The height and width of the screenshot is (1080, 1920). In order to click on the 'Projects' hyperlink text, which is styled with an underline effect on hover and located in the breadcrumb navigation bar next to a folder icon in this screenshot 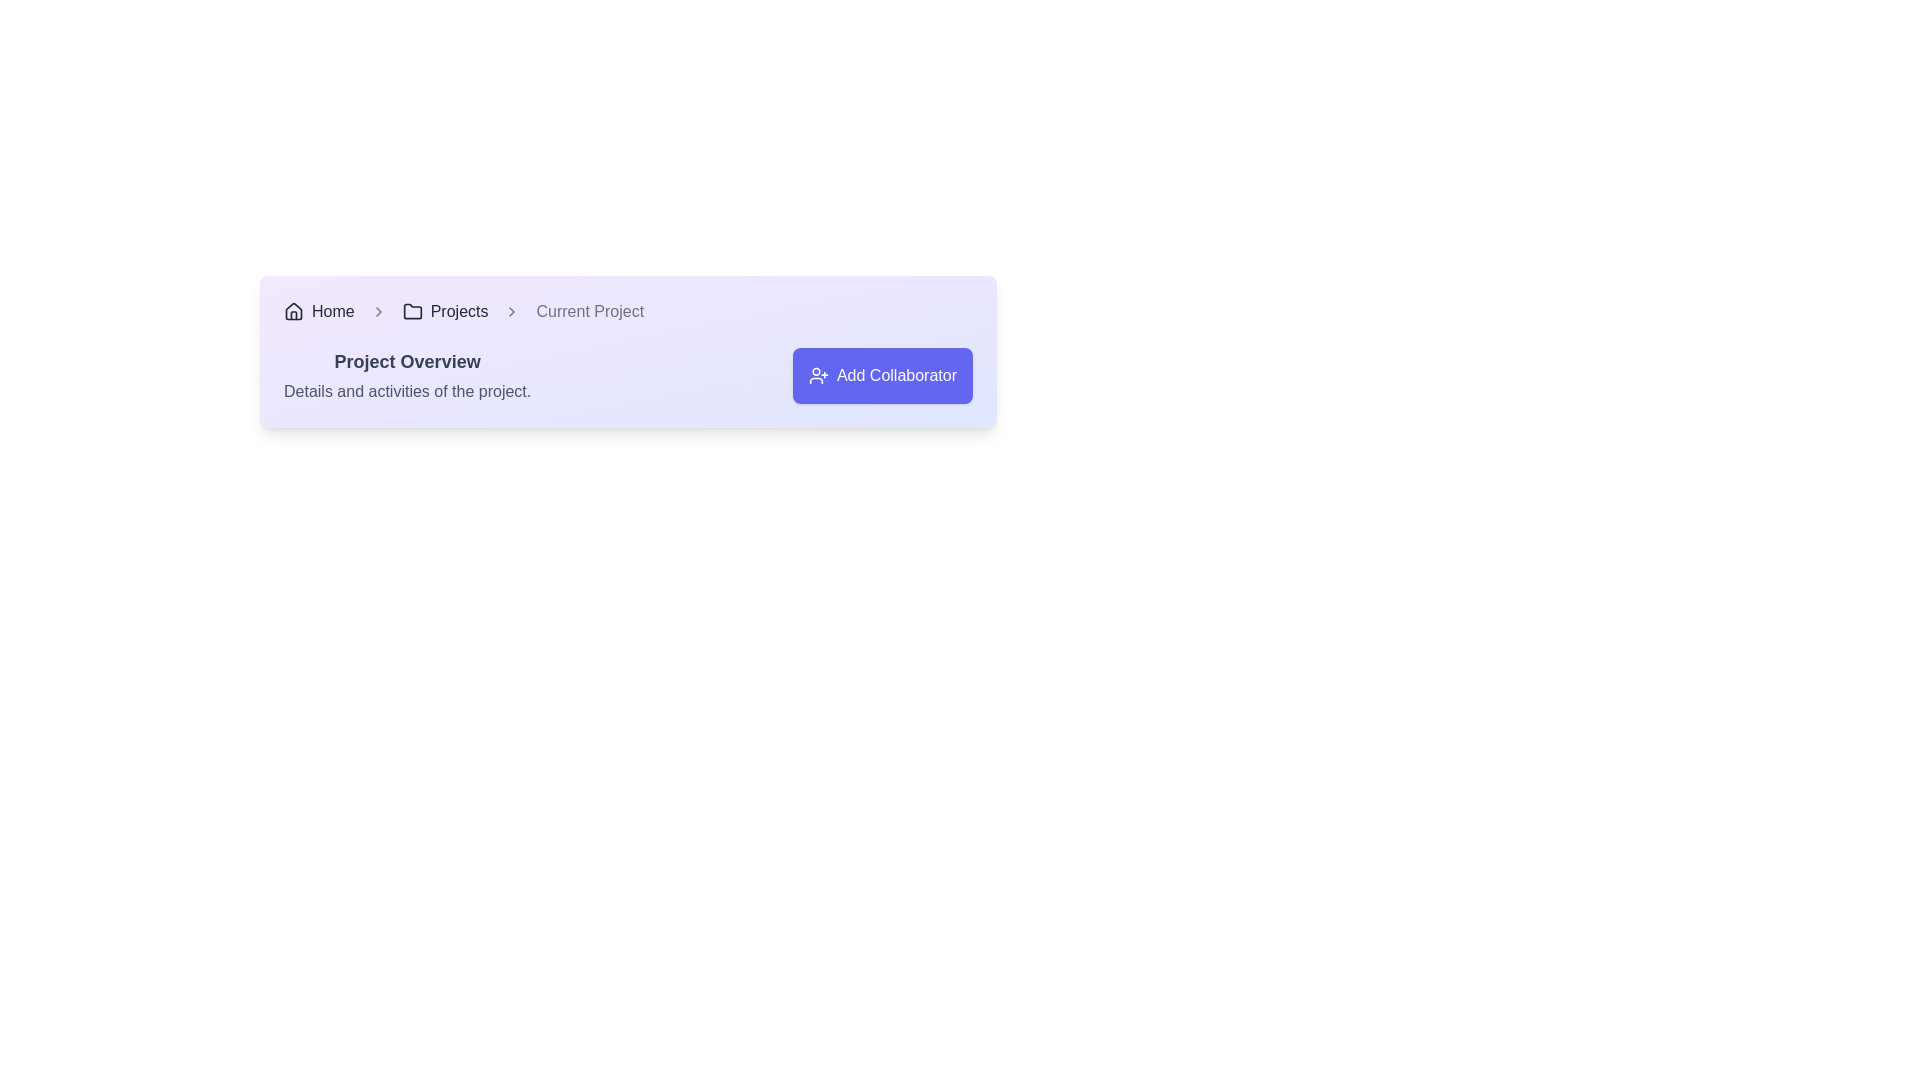, I will do `click(458, 312)`.